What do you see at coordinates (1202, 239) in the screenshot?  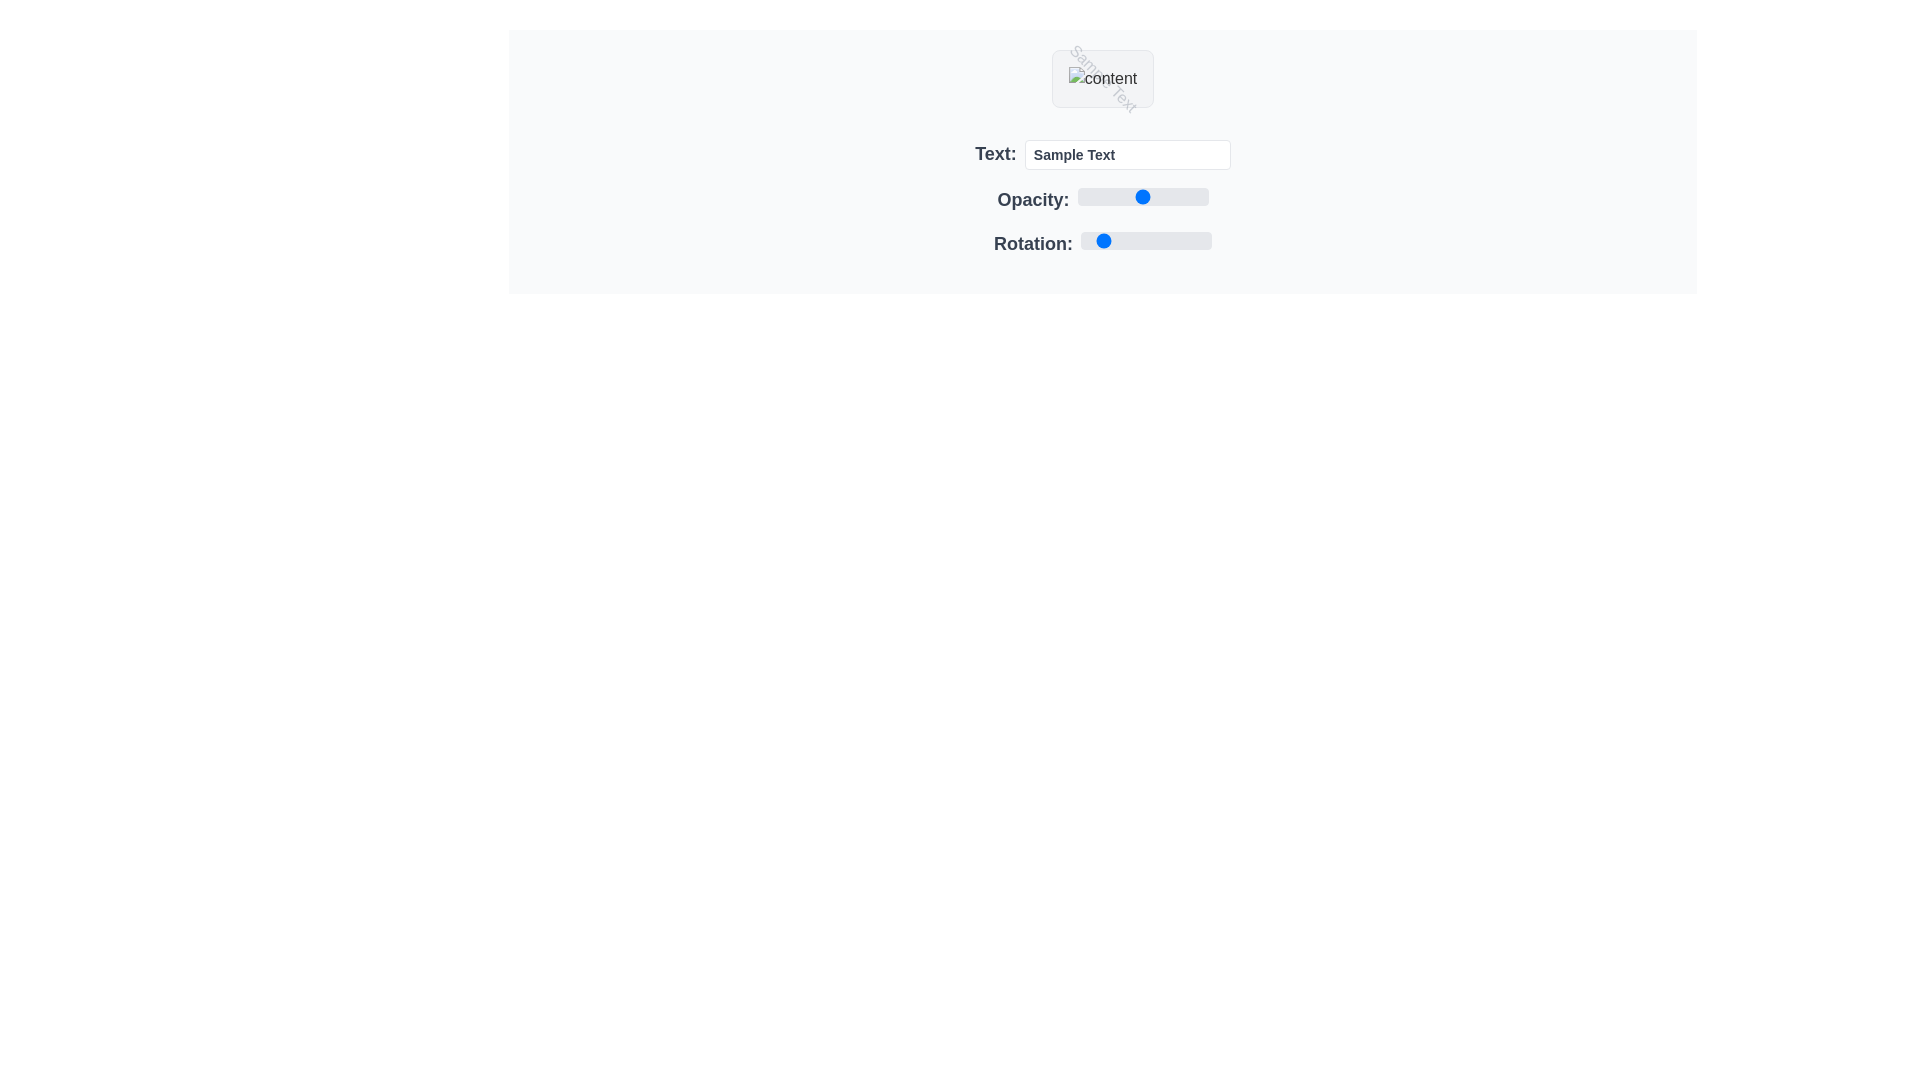 I see `rotation` at bounding box center [1202, 239].